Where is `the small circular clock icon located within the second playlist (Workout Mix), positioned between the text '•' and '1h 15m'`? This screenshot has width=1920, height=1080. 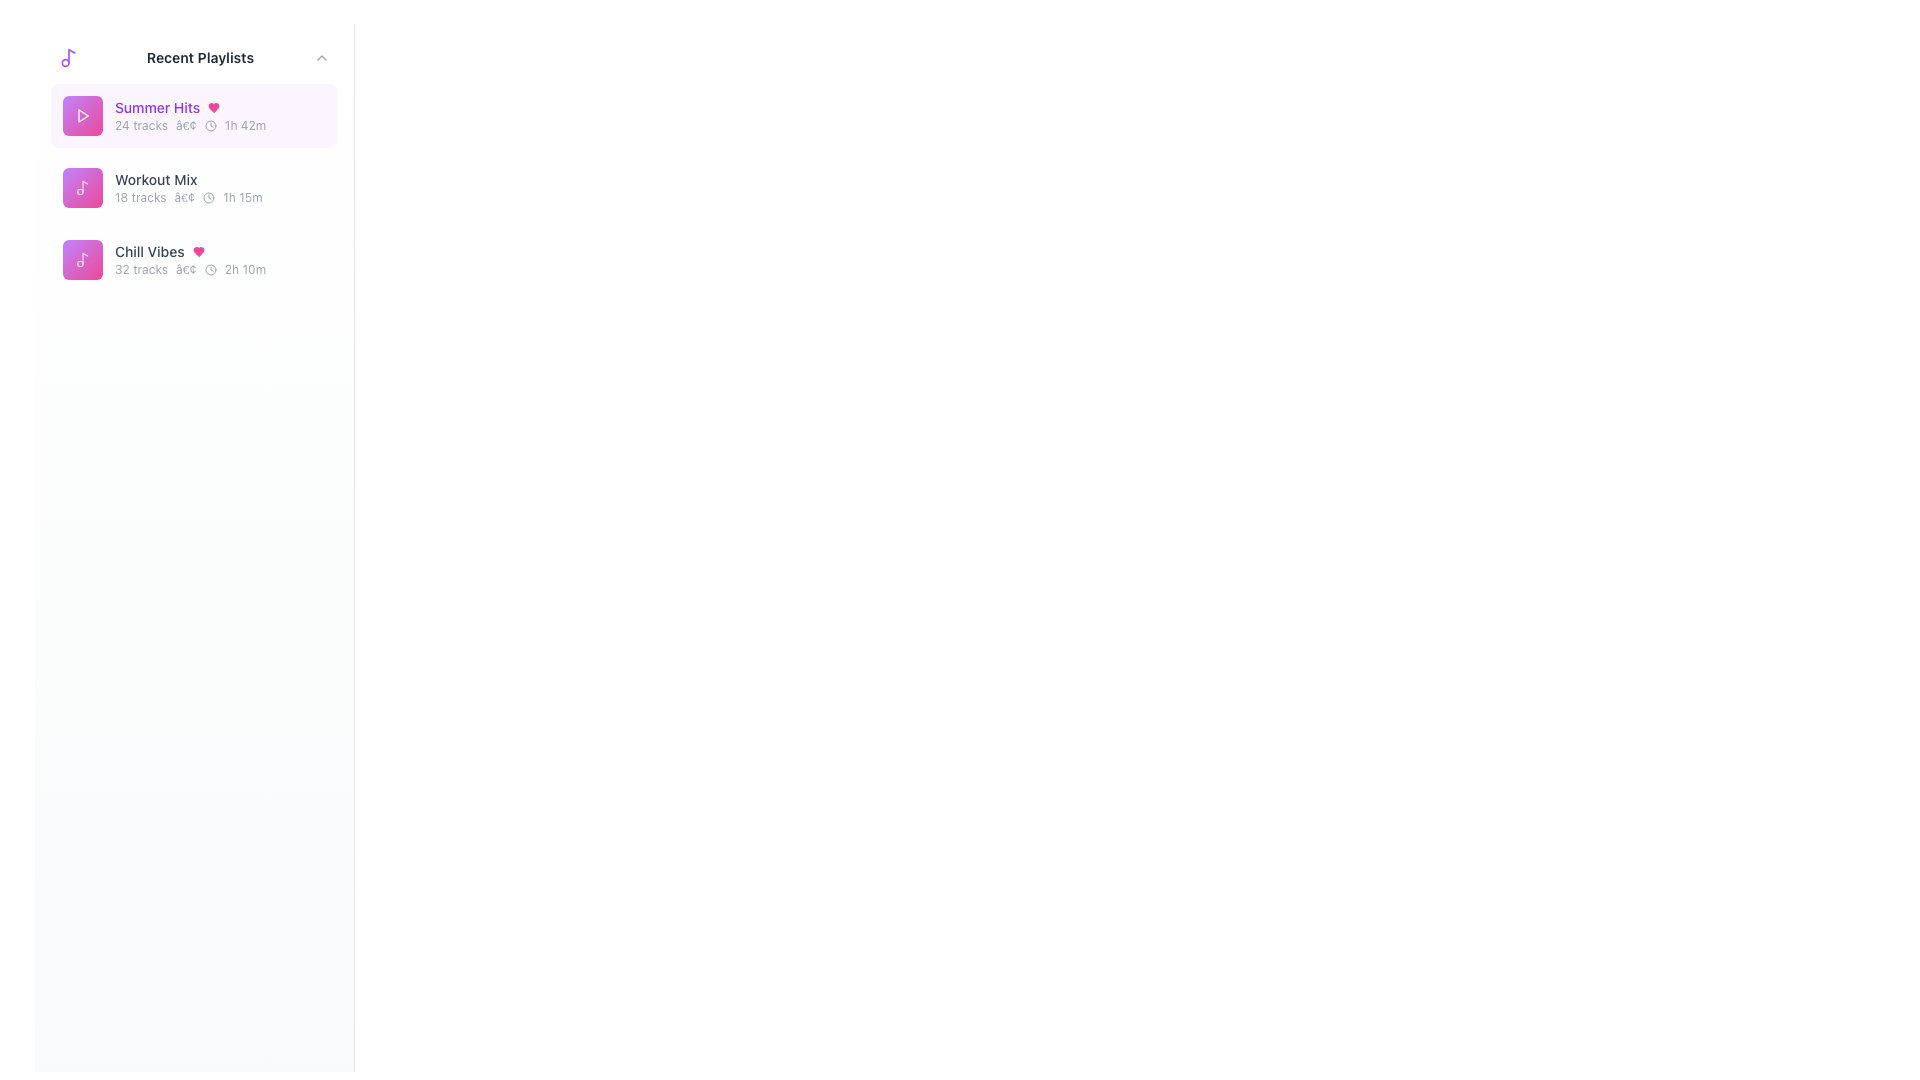 the small circular clock icon located within the second playlist (Workout Mix), positioned between the text '•' and '1h 15m' is located at coordinates (209, 197).